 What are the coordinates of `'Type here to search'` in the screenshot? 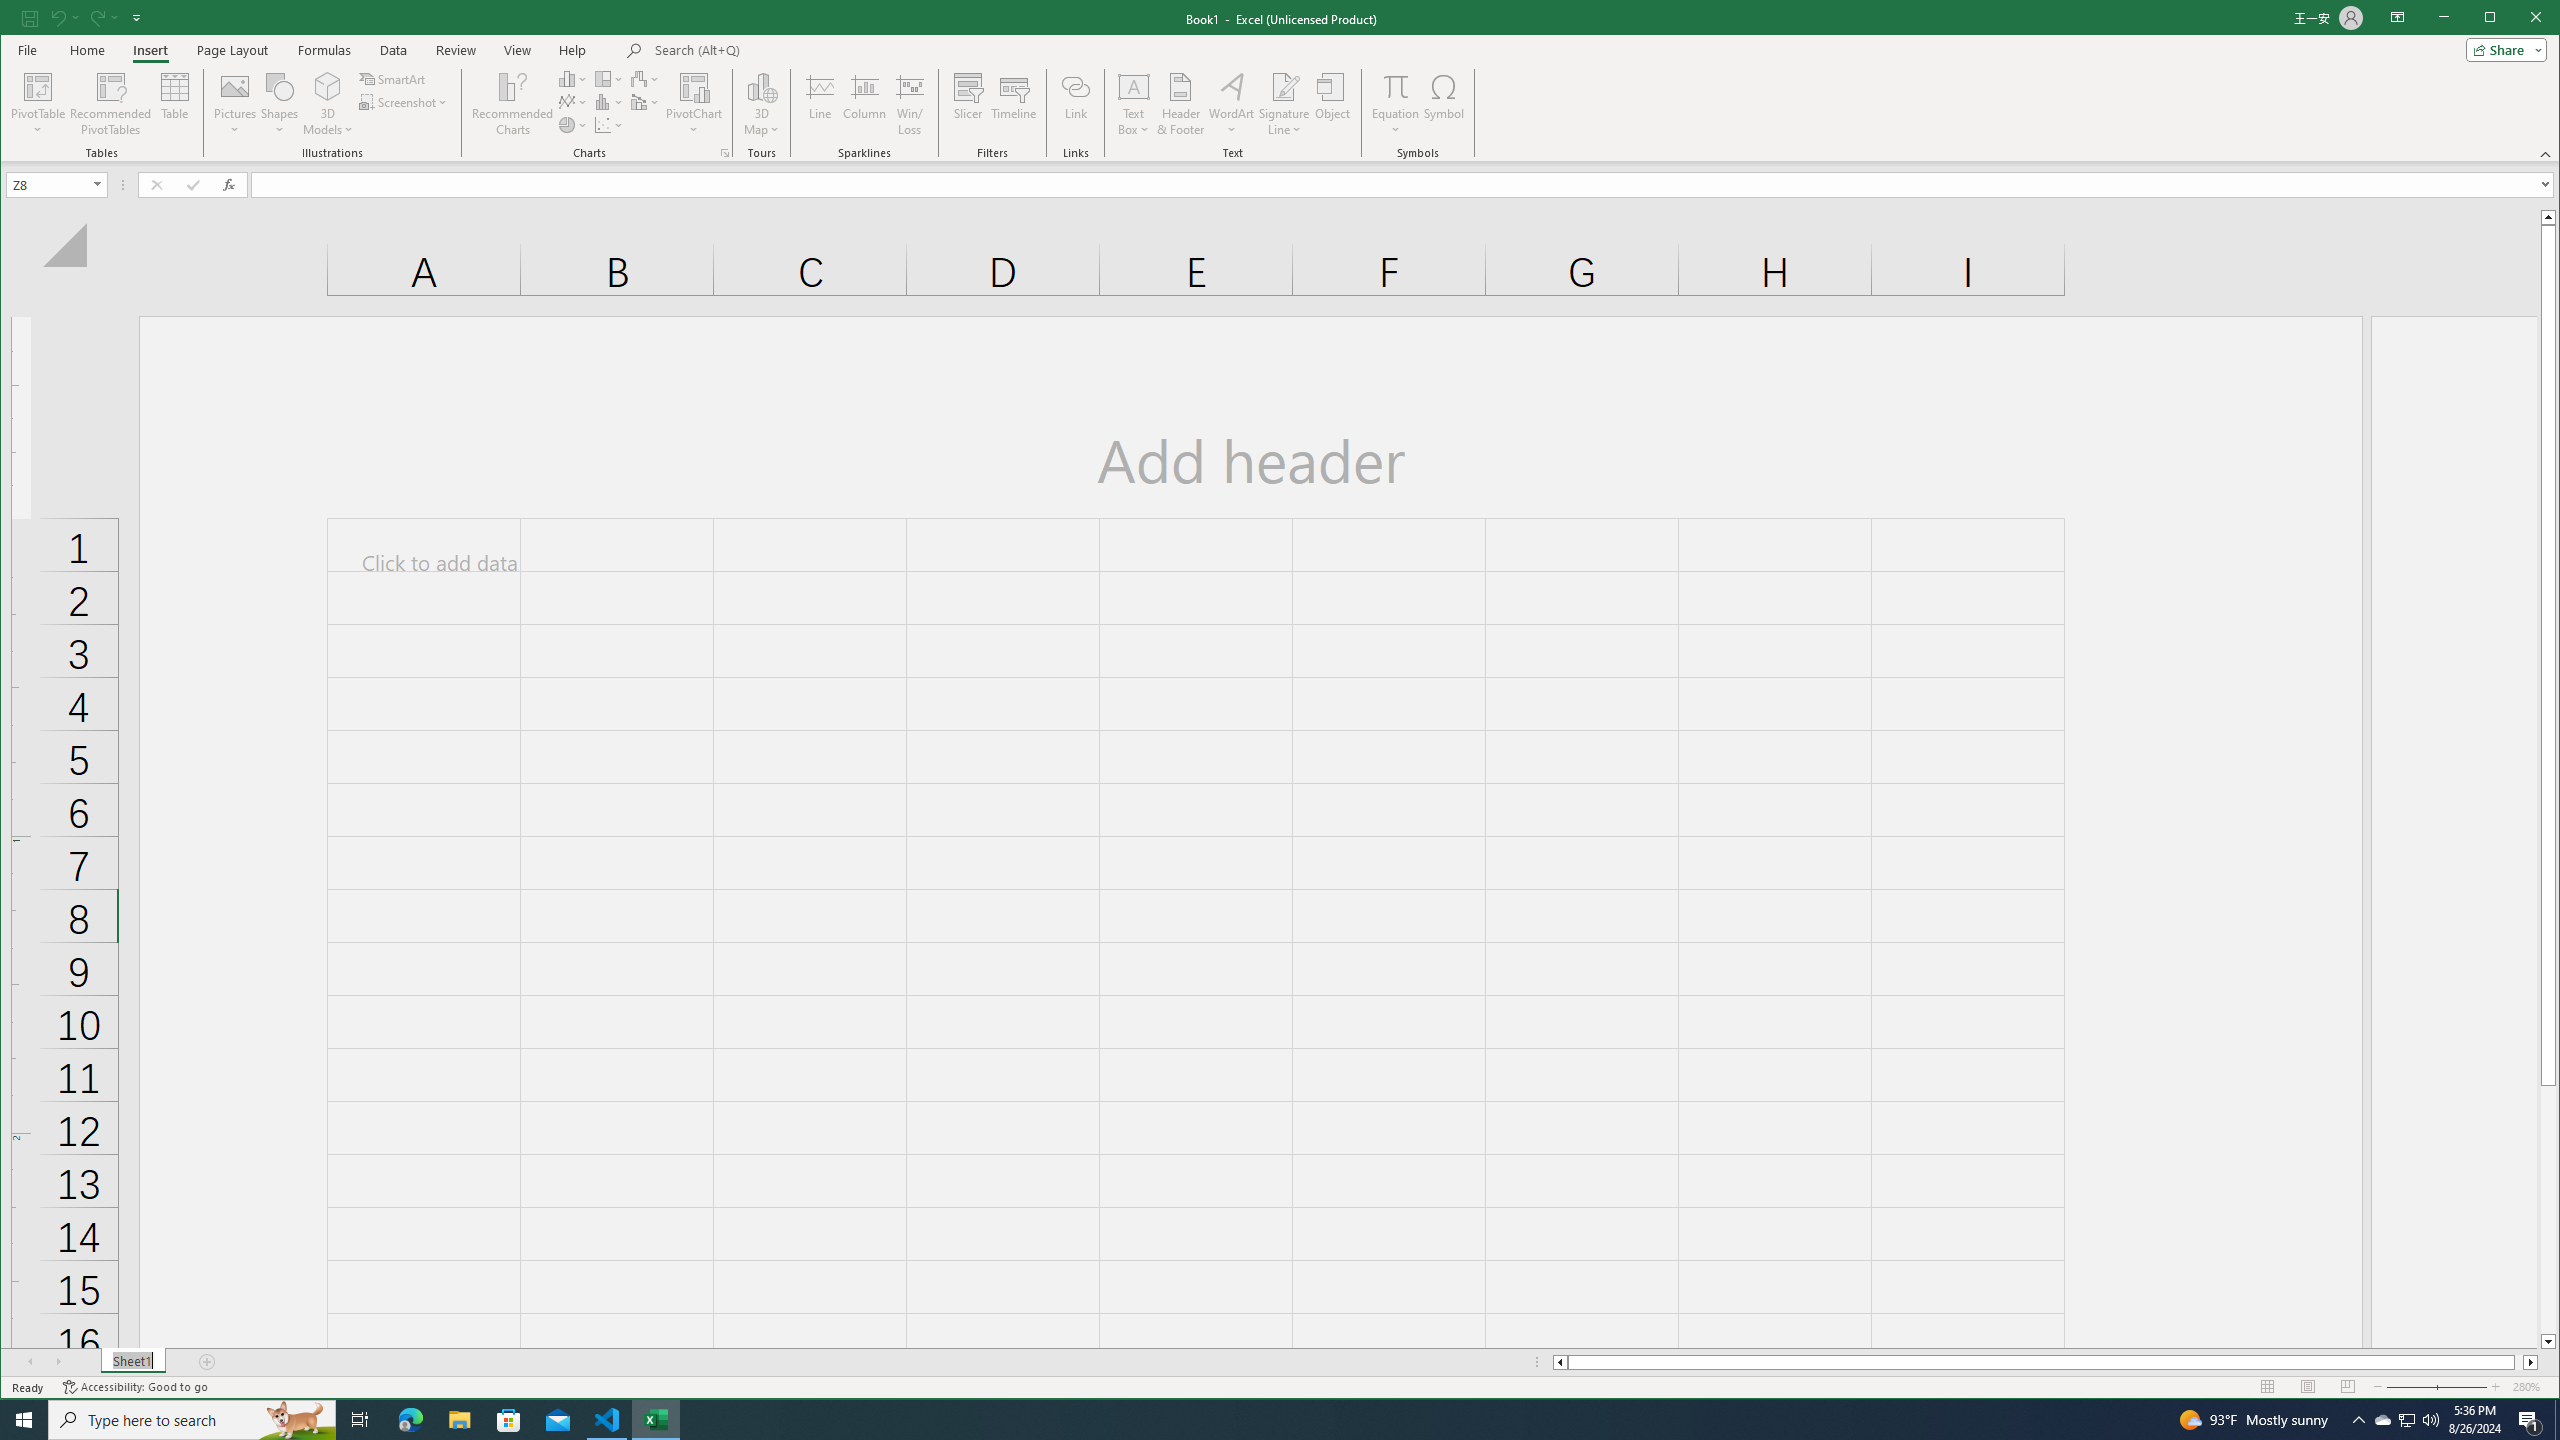 It's located at (191, 1418).